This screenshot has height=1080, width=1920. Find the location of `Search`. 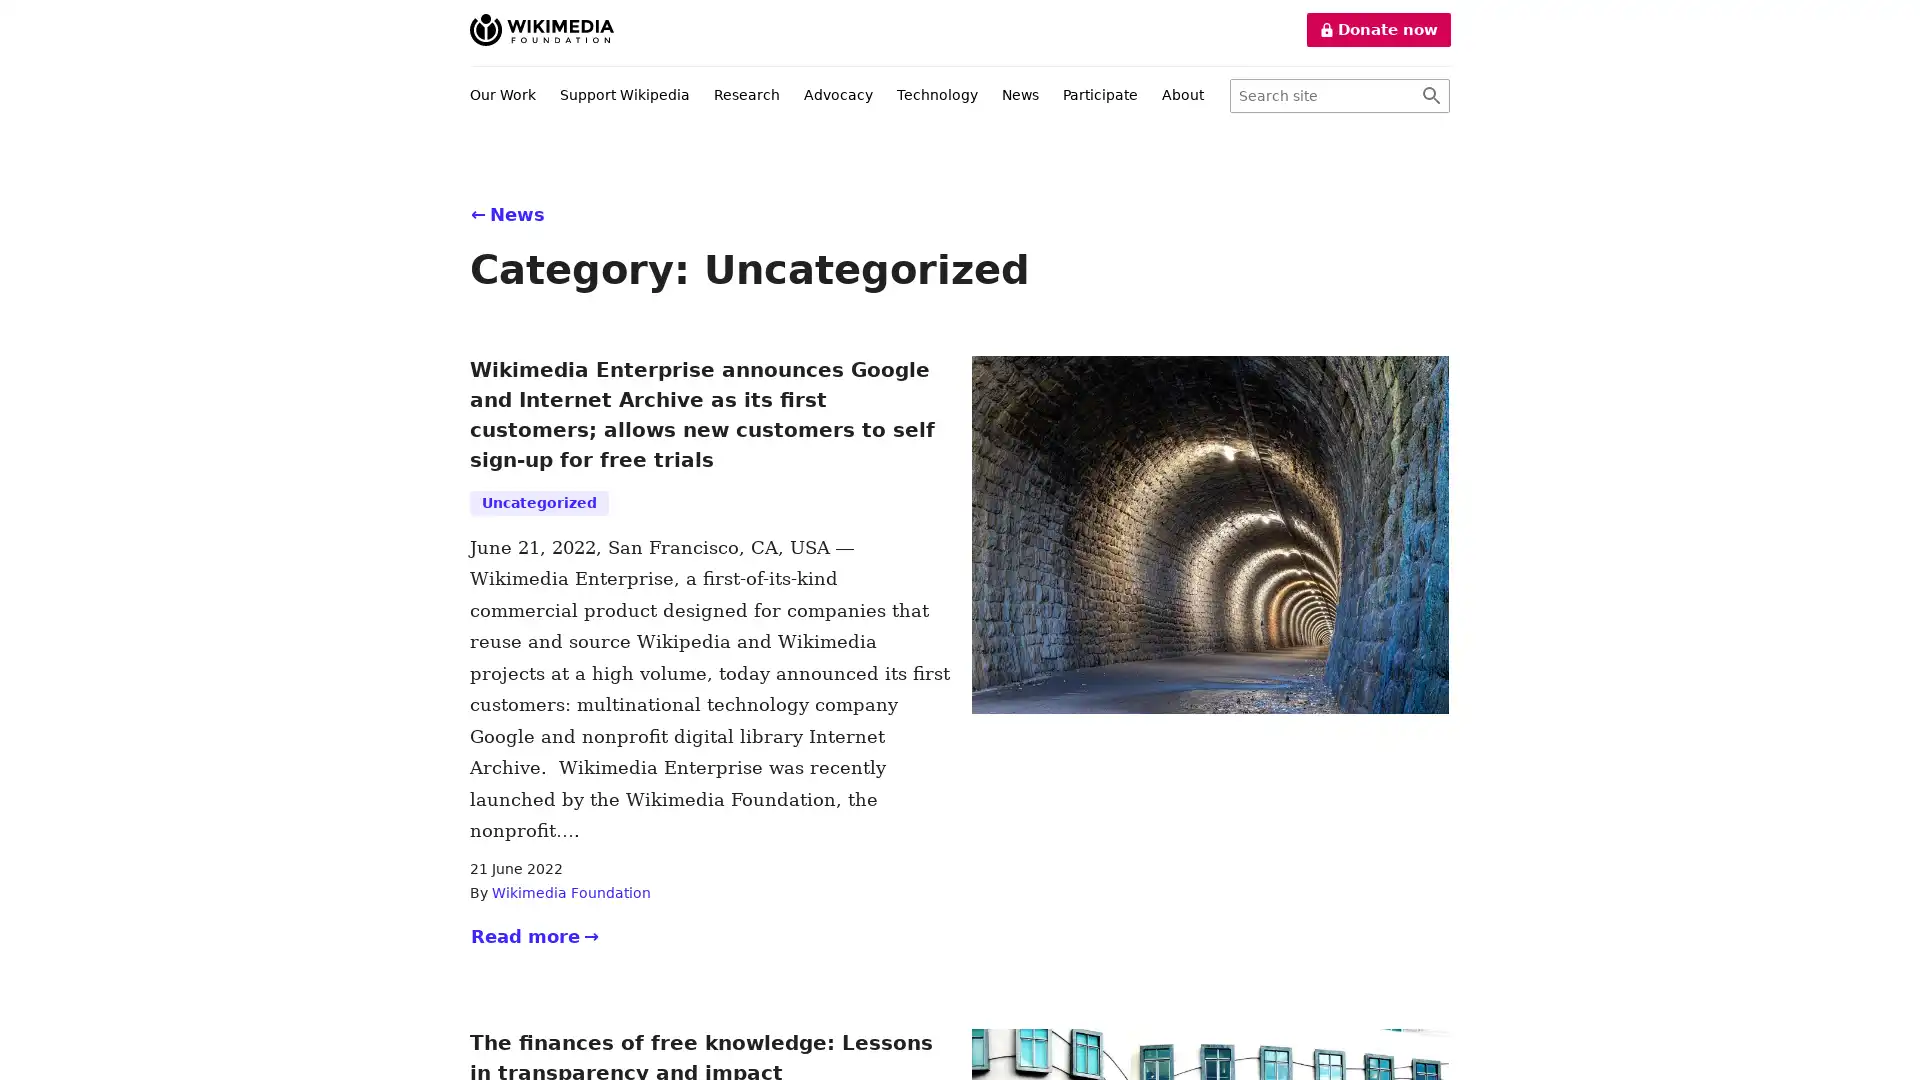

Search is located at coordinates (1430, 96).